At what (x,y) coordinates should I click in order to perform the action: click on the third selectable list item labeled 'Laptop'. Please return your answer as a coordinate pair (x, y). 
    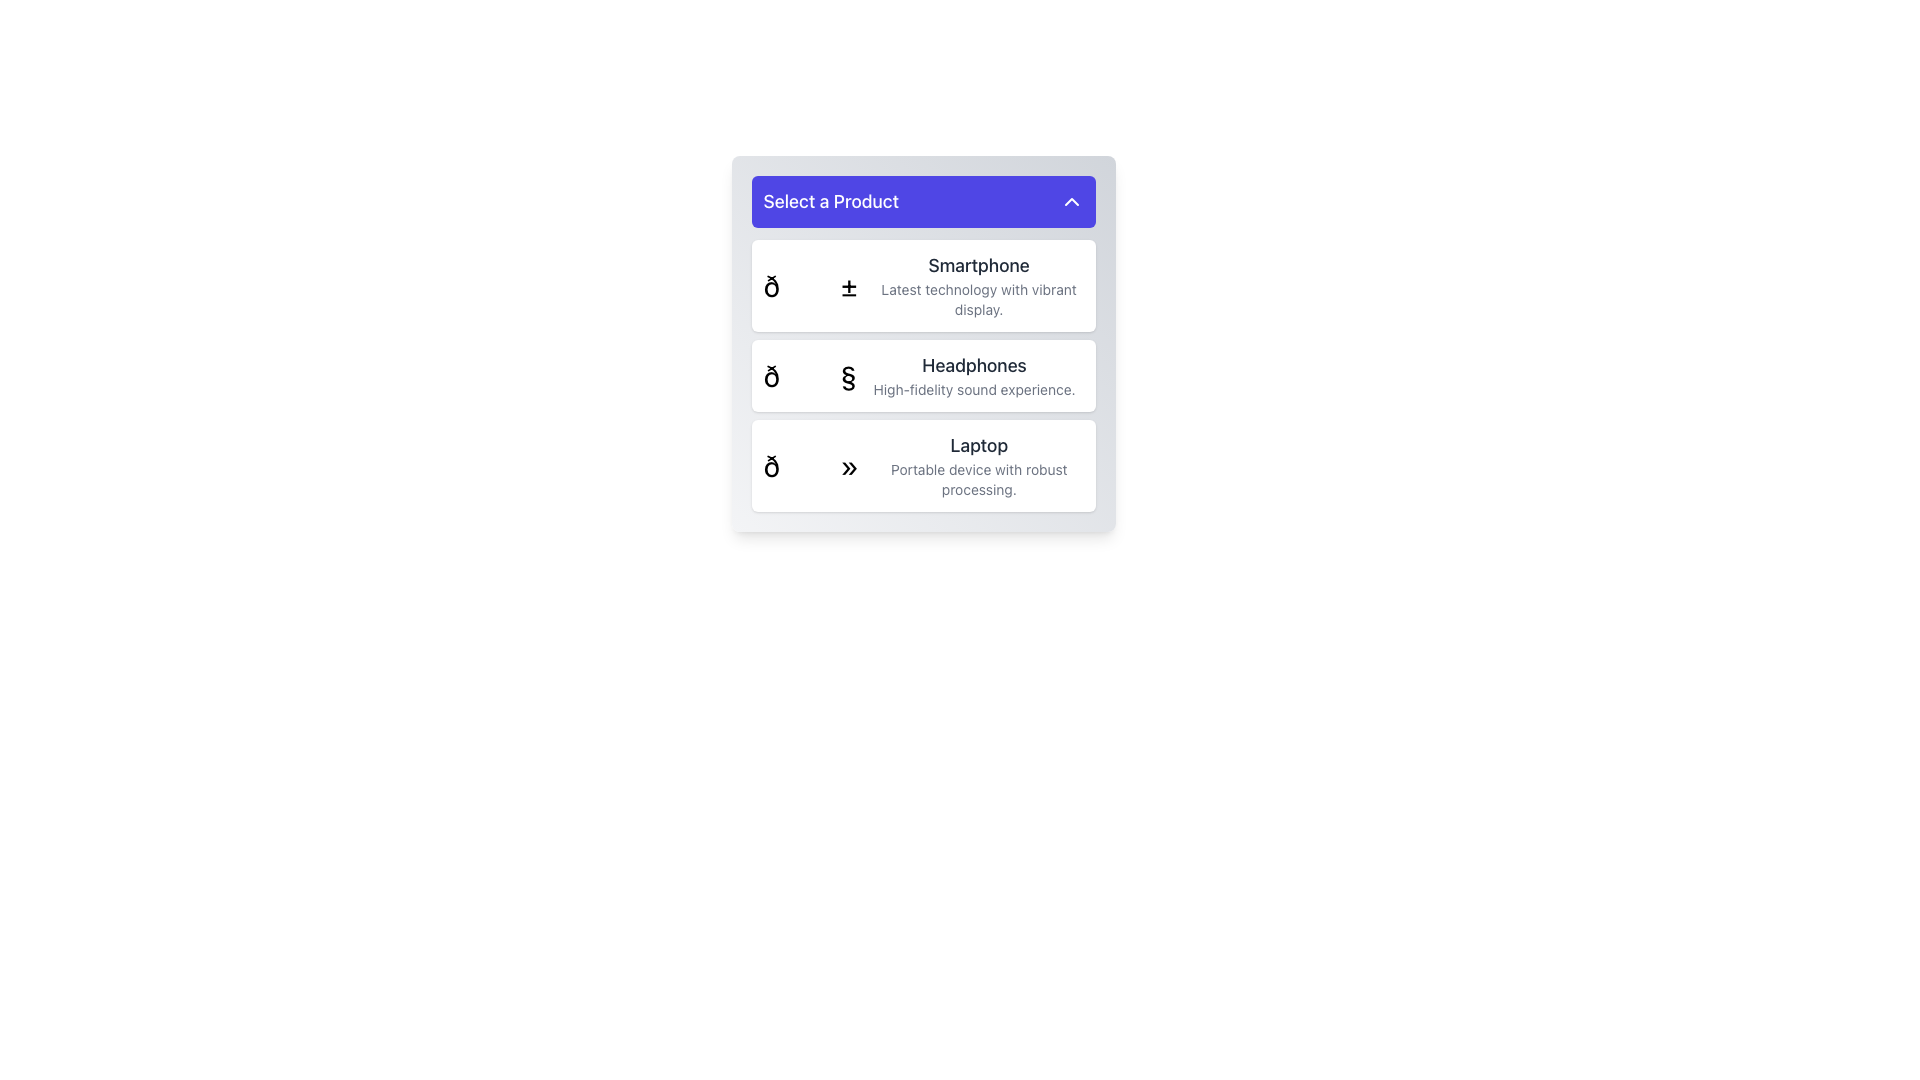
    Looking at the image, I should click on (922, 466).